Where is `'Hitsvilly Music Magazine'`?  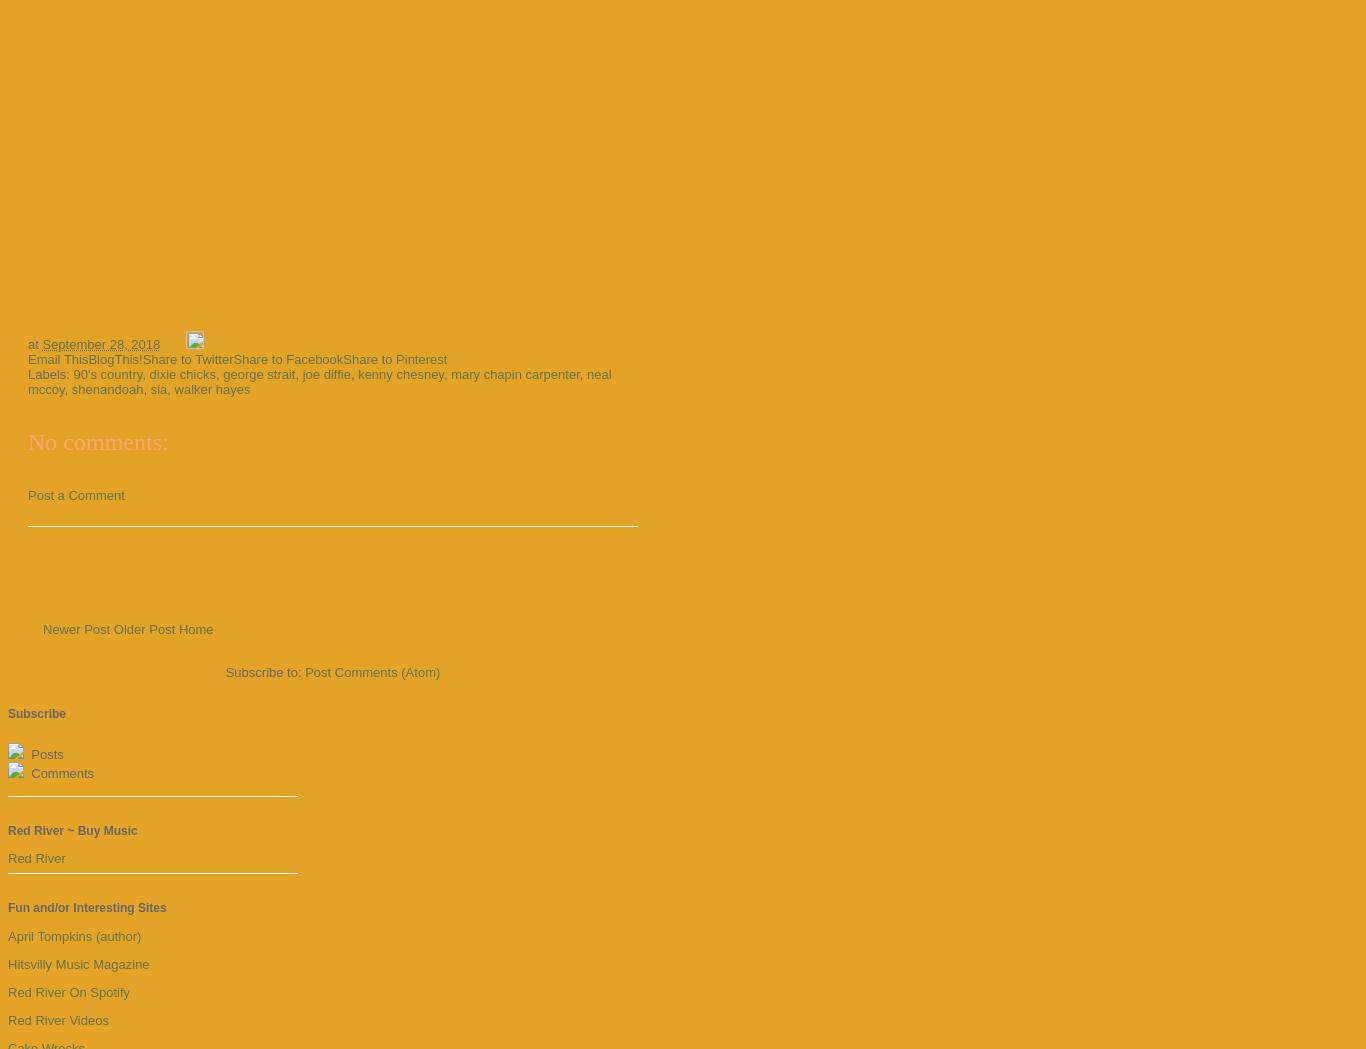
'Hitsvilly Music Magazine' is located at coordinates (78, 963).